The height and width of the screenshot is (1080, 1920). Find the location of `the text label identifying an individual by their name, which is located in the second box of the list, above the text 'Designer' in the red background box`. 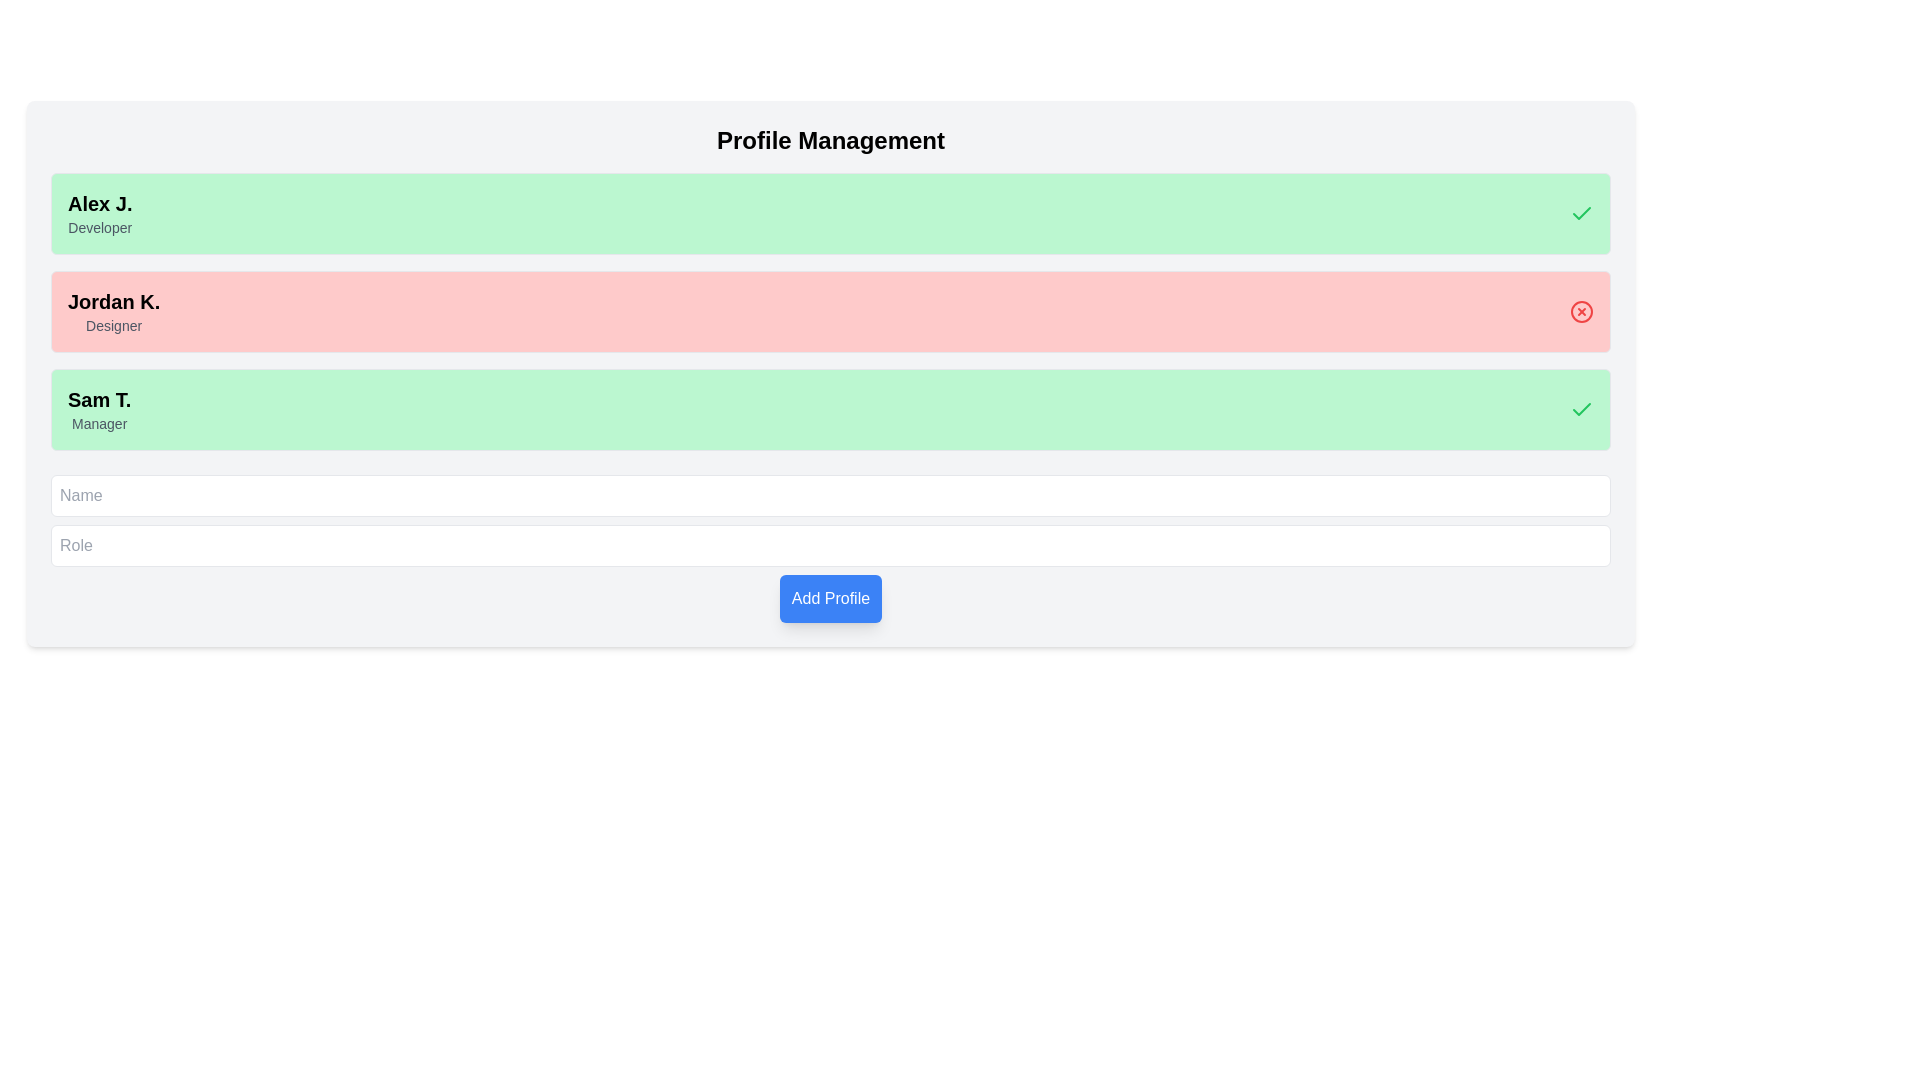

the text label identifying an individual by their name, which is located in the second box of the list, above the text 'Designer' in the red background box is located at coordinates (113, 301).